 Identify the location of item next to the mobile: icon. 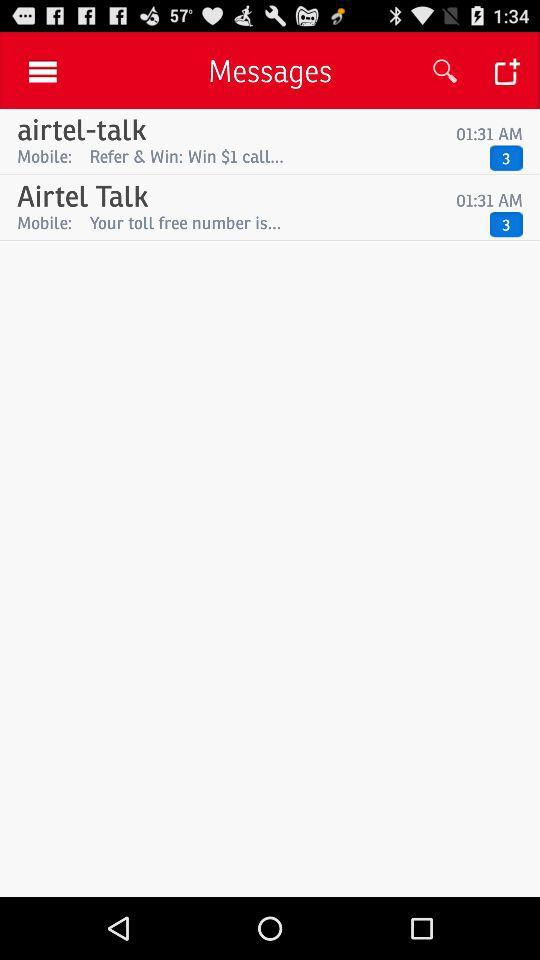
(284, 222).